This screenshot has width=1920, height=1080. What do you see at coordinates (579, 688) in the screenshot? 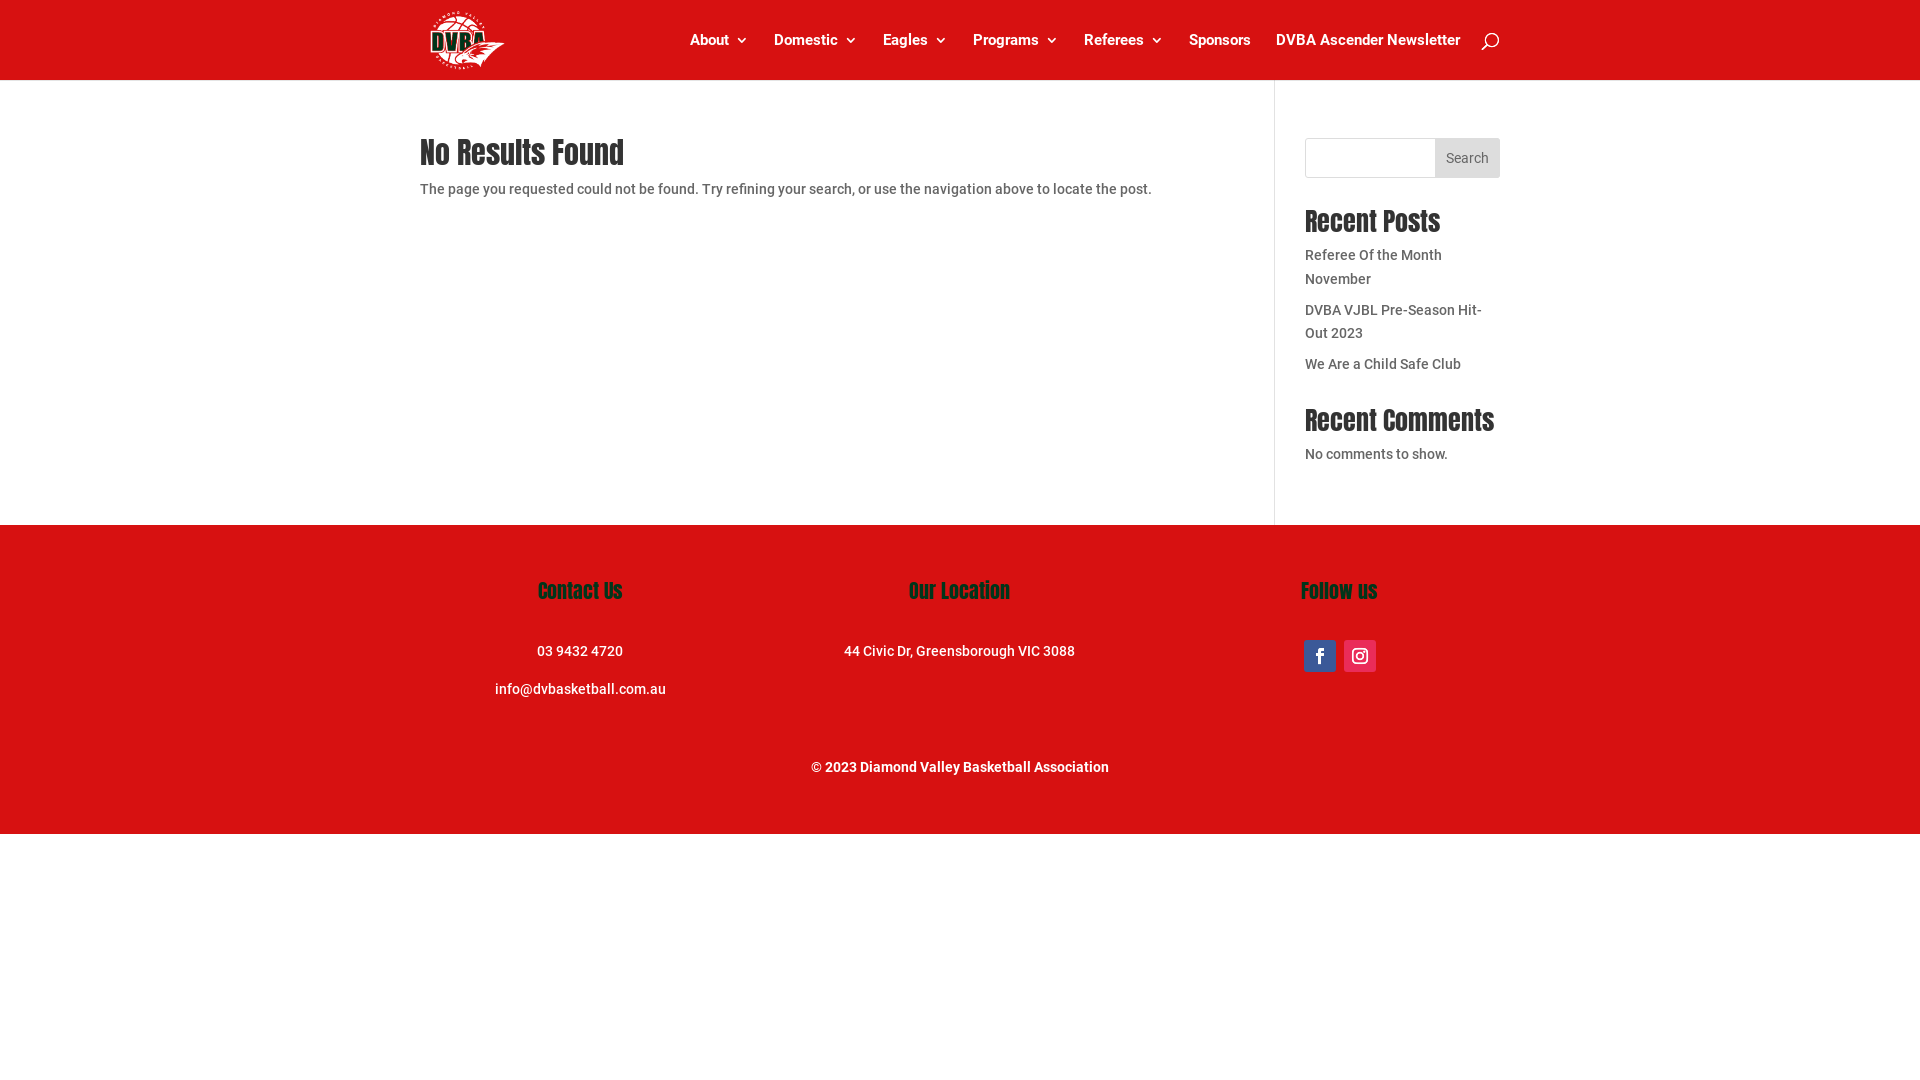
I see `'info@dvbasketball.com.au'` at bounding box center [579, 688].